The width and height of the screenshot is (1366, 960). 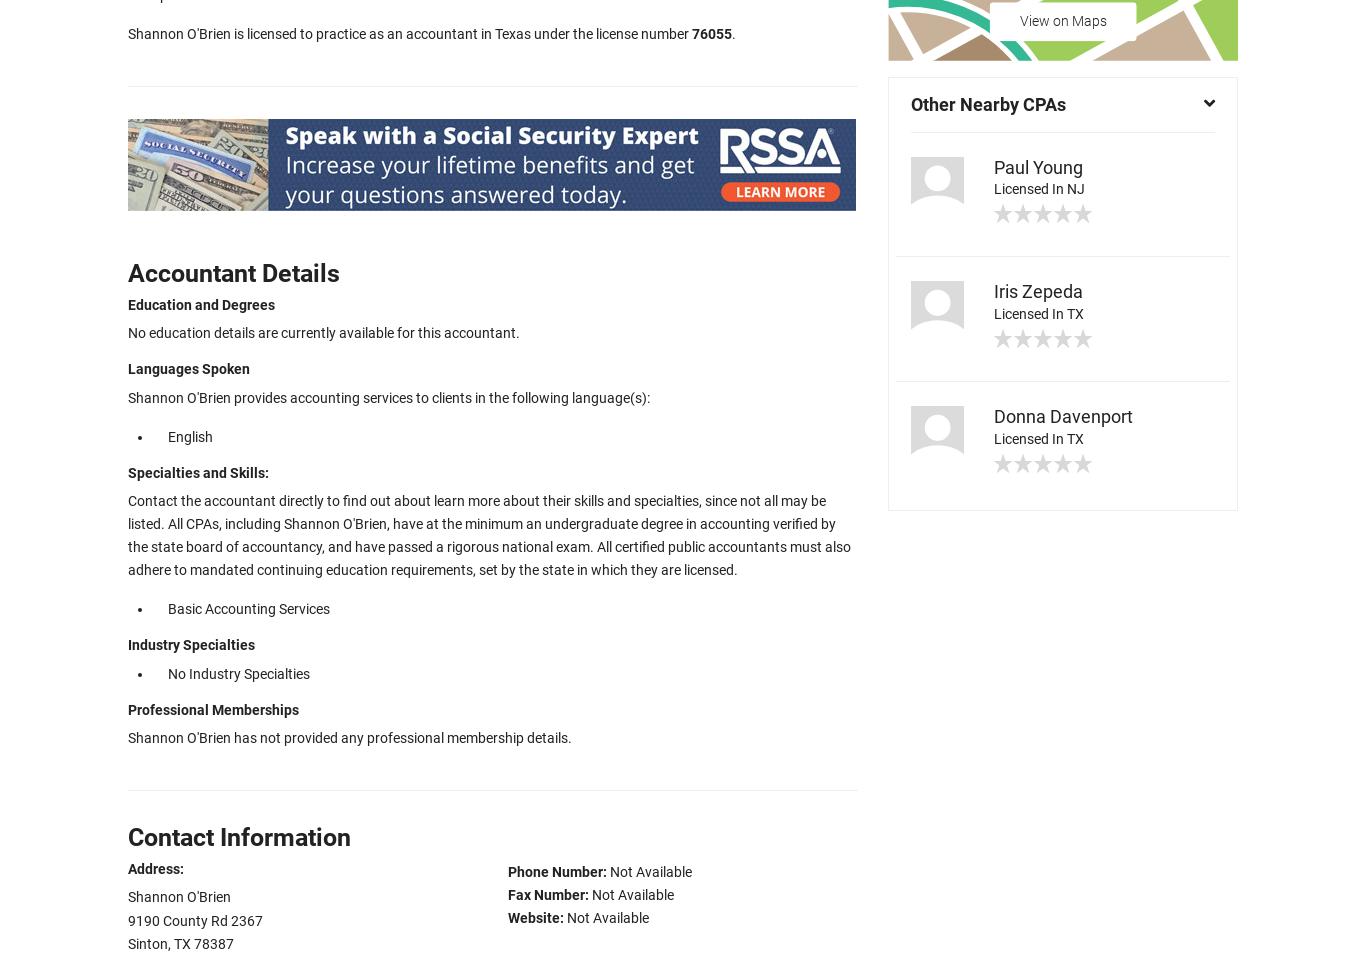 What do you see at coordinates (692, 32) in the screenshot?
I see `'76055'` at bounding box center [692, 32].